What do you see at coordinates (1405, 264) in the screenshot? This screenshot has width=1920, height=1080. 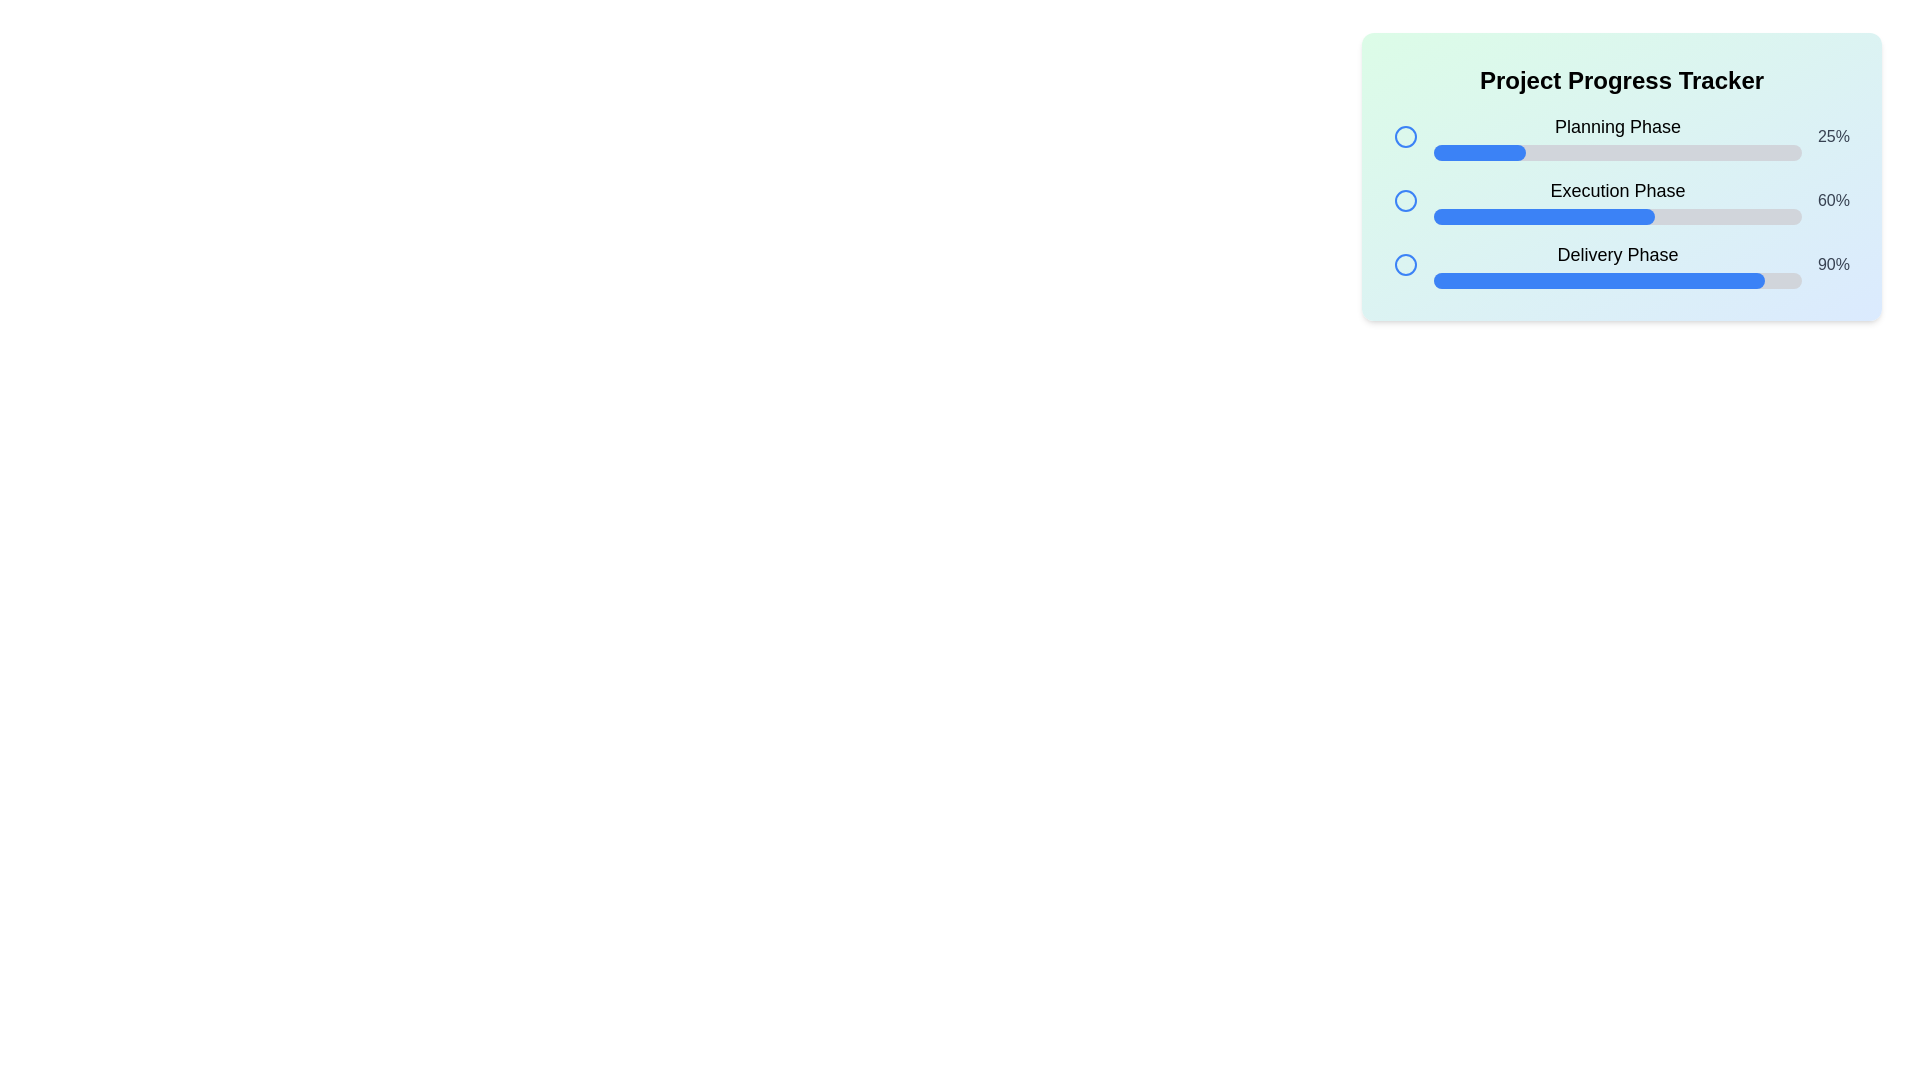 I see `the circular radio button with a blue outline located` at bounding box center [1405, 264].